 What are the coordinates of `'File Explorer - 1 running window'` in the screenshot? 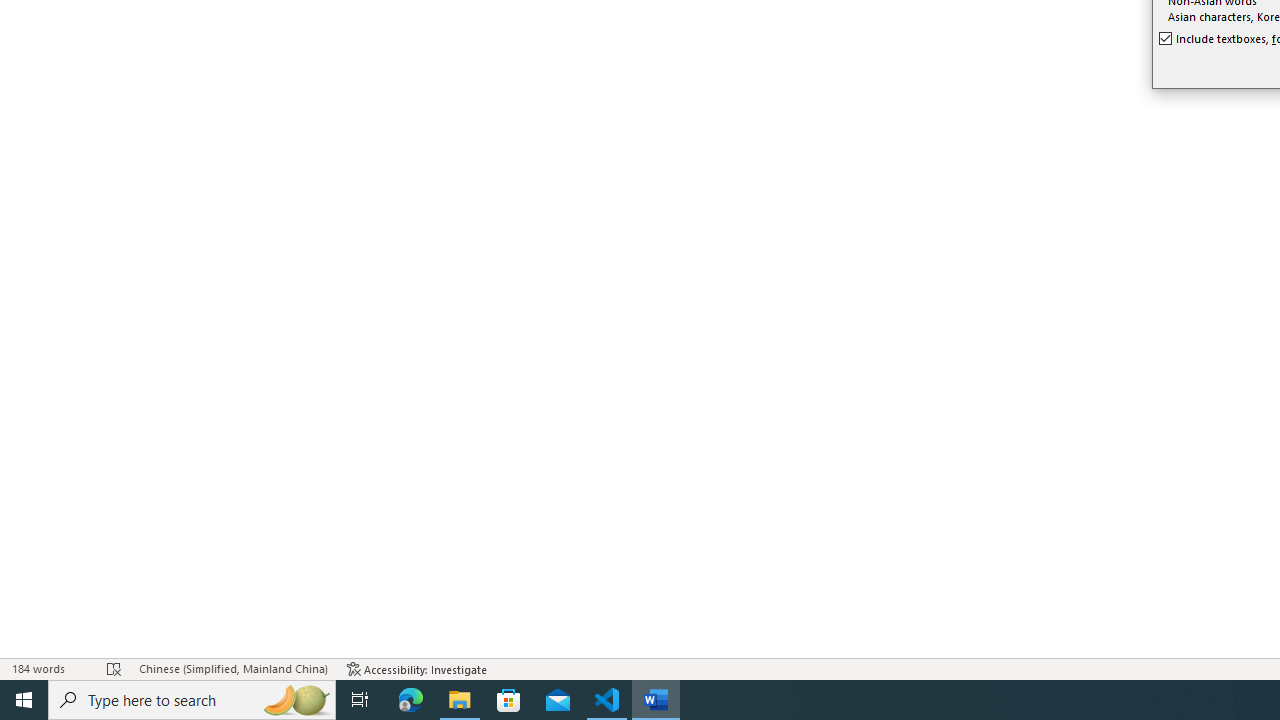 It's located at (459, 698).